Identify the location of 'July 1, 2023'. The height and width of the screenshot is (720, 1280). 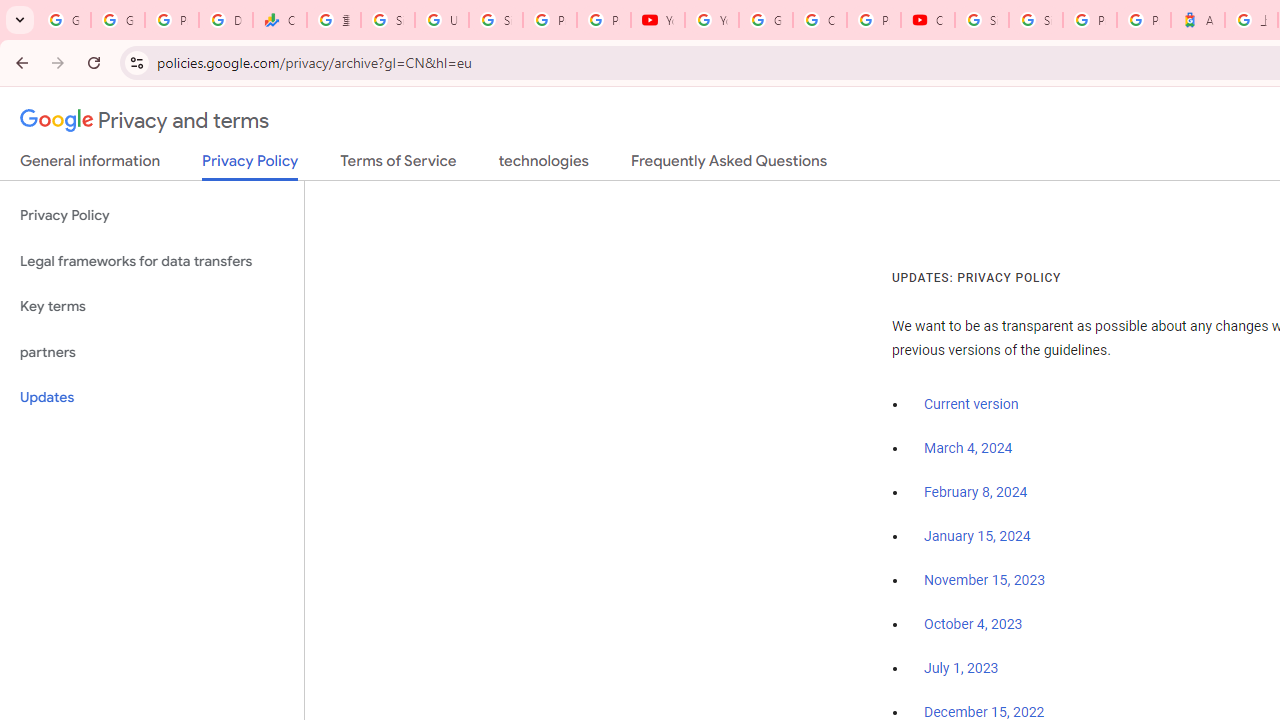
(961, 669).